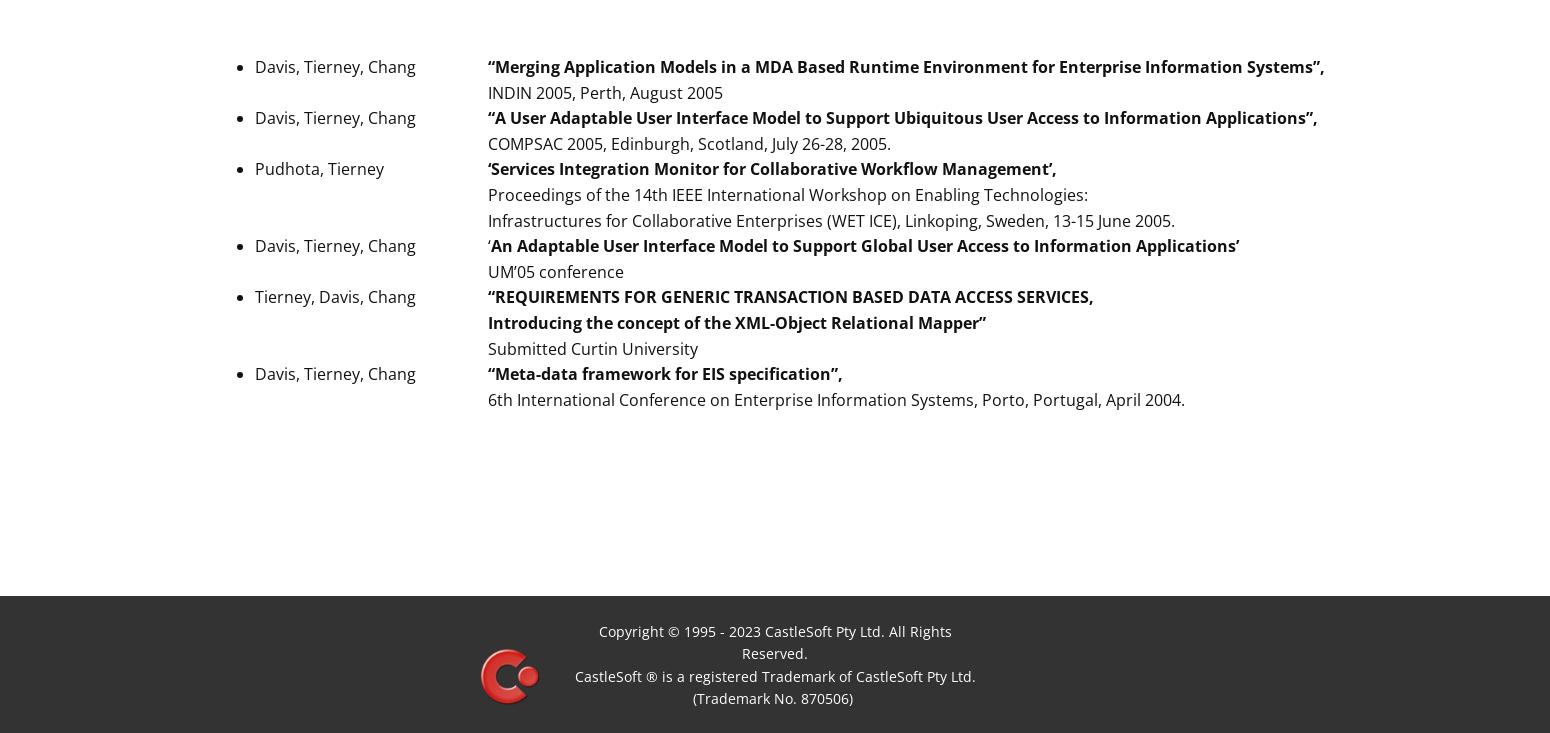 The width and height of the screenshot is (1550, 733). I want to click on 'Proceedings of the 14th IEEE International Workshop on Enabling Technologies:', so click(486, 193).